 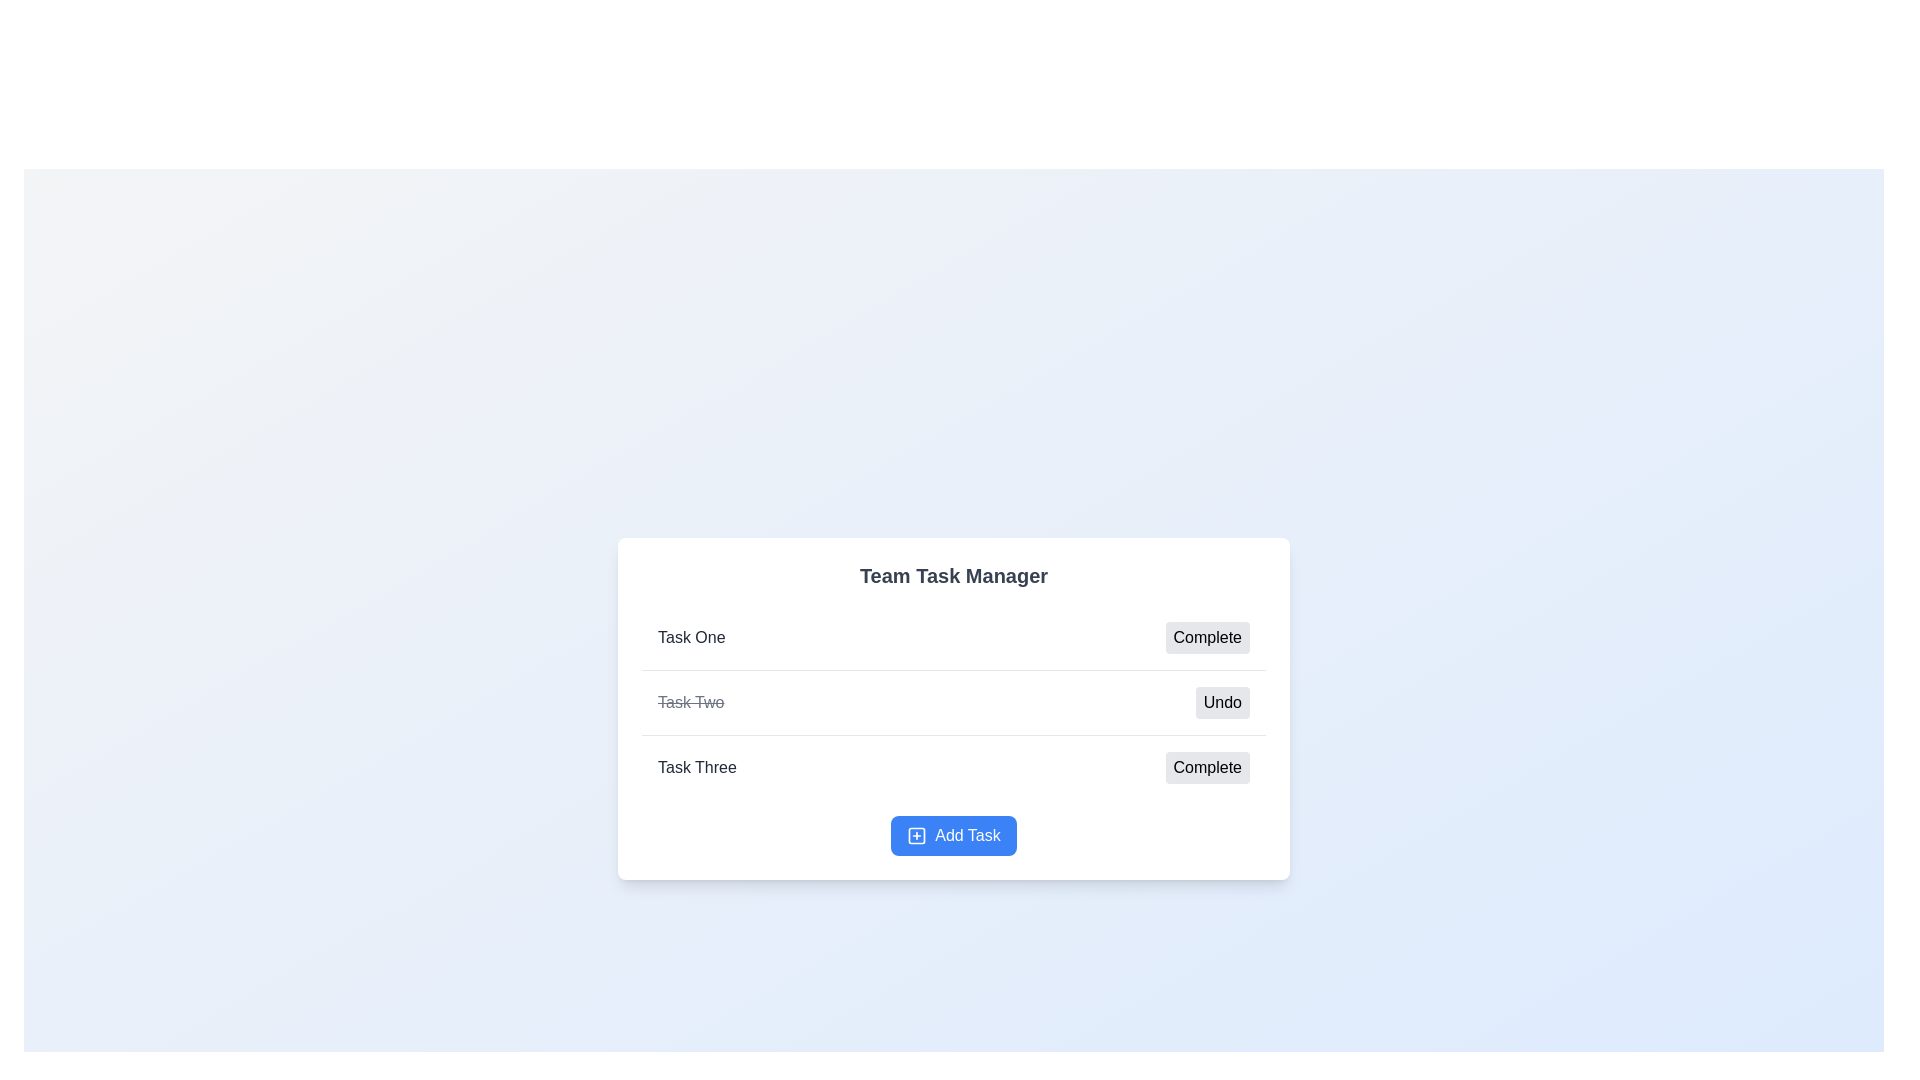 What do you see at coordinates (691, 637) in the screenshot?
I see `the task Task One from the list` at bounding box center [691, 637].